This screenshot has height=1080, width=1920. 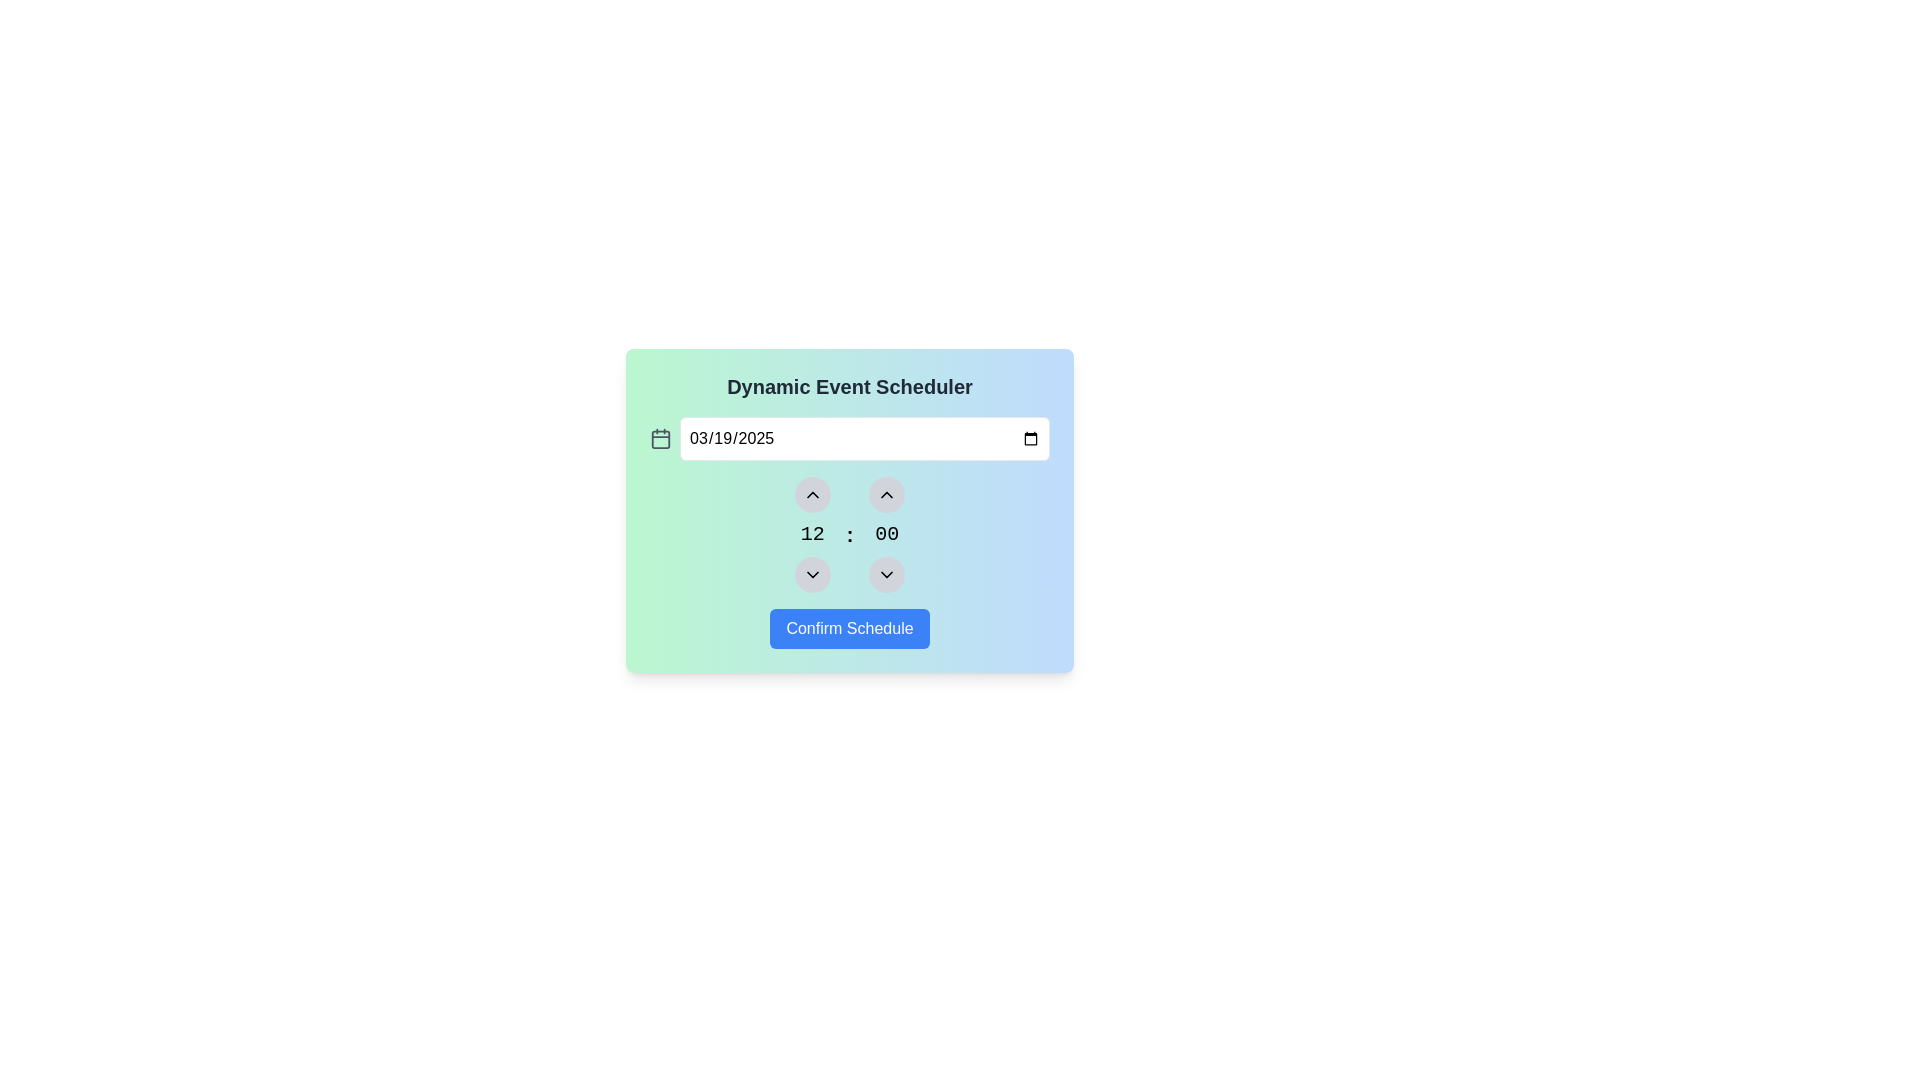 I want to click on the upward-pointing chevron icon inside the circular button to increment the hour value in the time selector area of the scheduler interface, so click(x=886, y=494).